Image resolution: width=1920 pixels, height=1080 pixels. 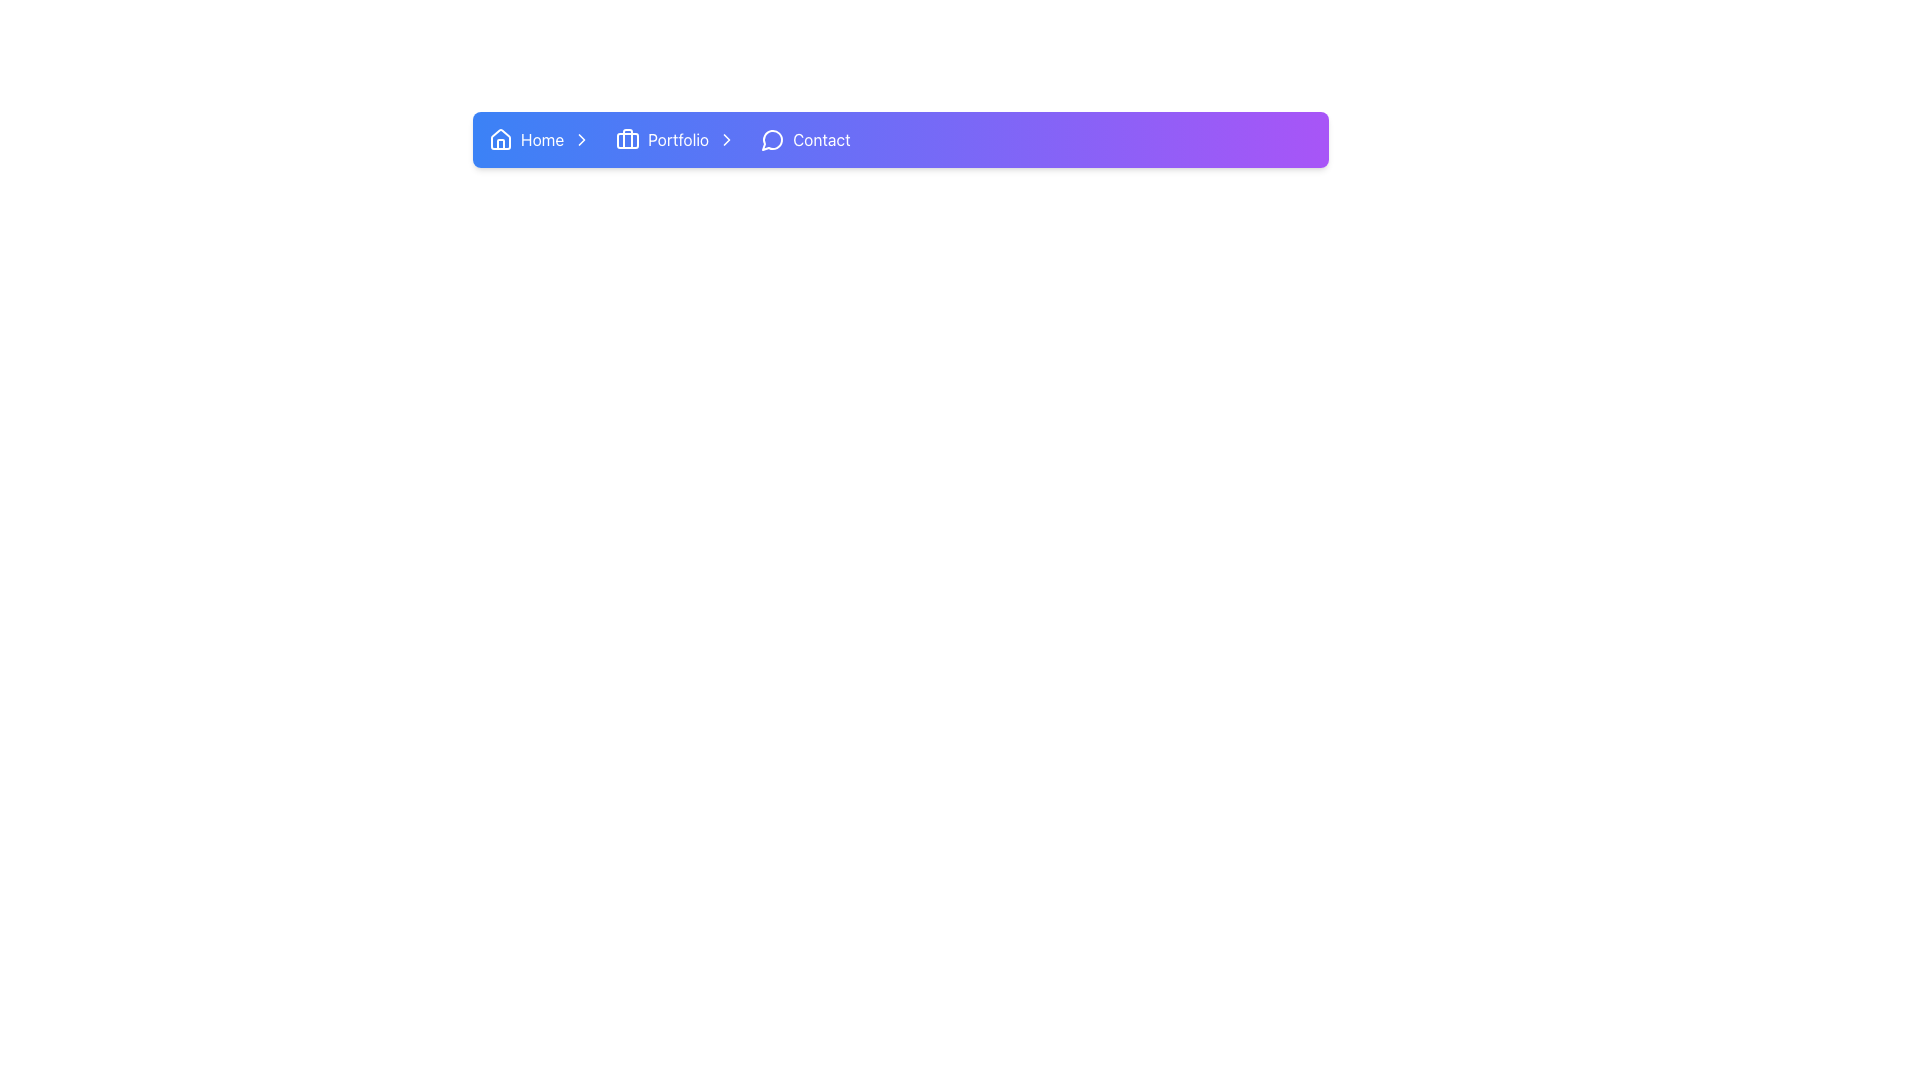 I want to click on the third link in the navigation bar, located between the 'Portfolio' icon and a right-pointing chevron, so click(x=678, y=138).